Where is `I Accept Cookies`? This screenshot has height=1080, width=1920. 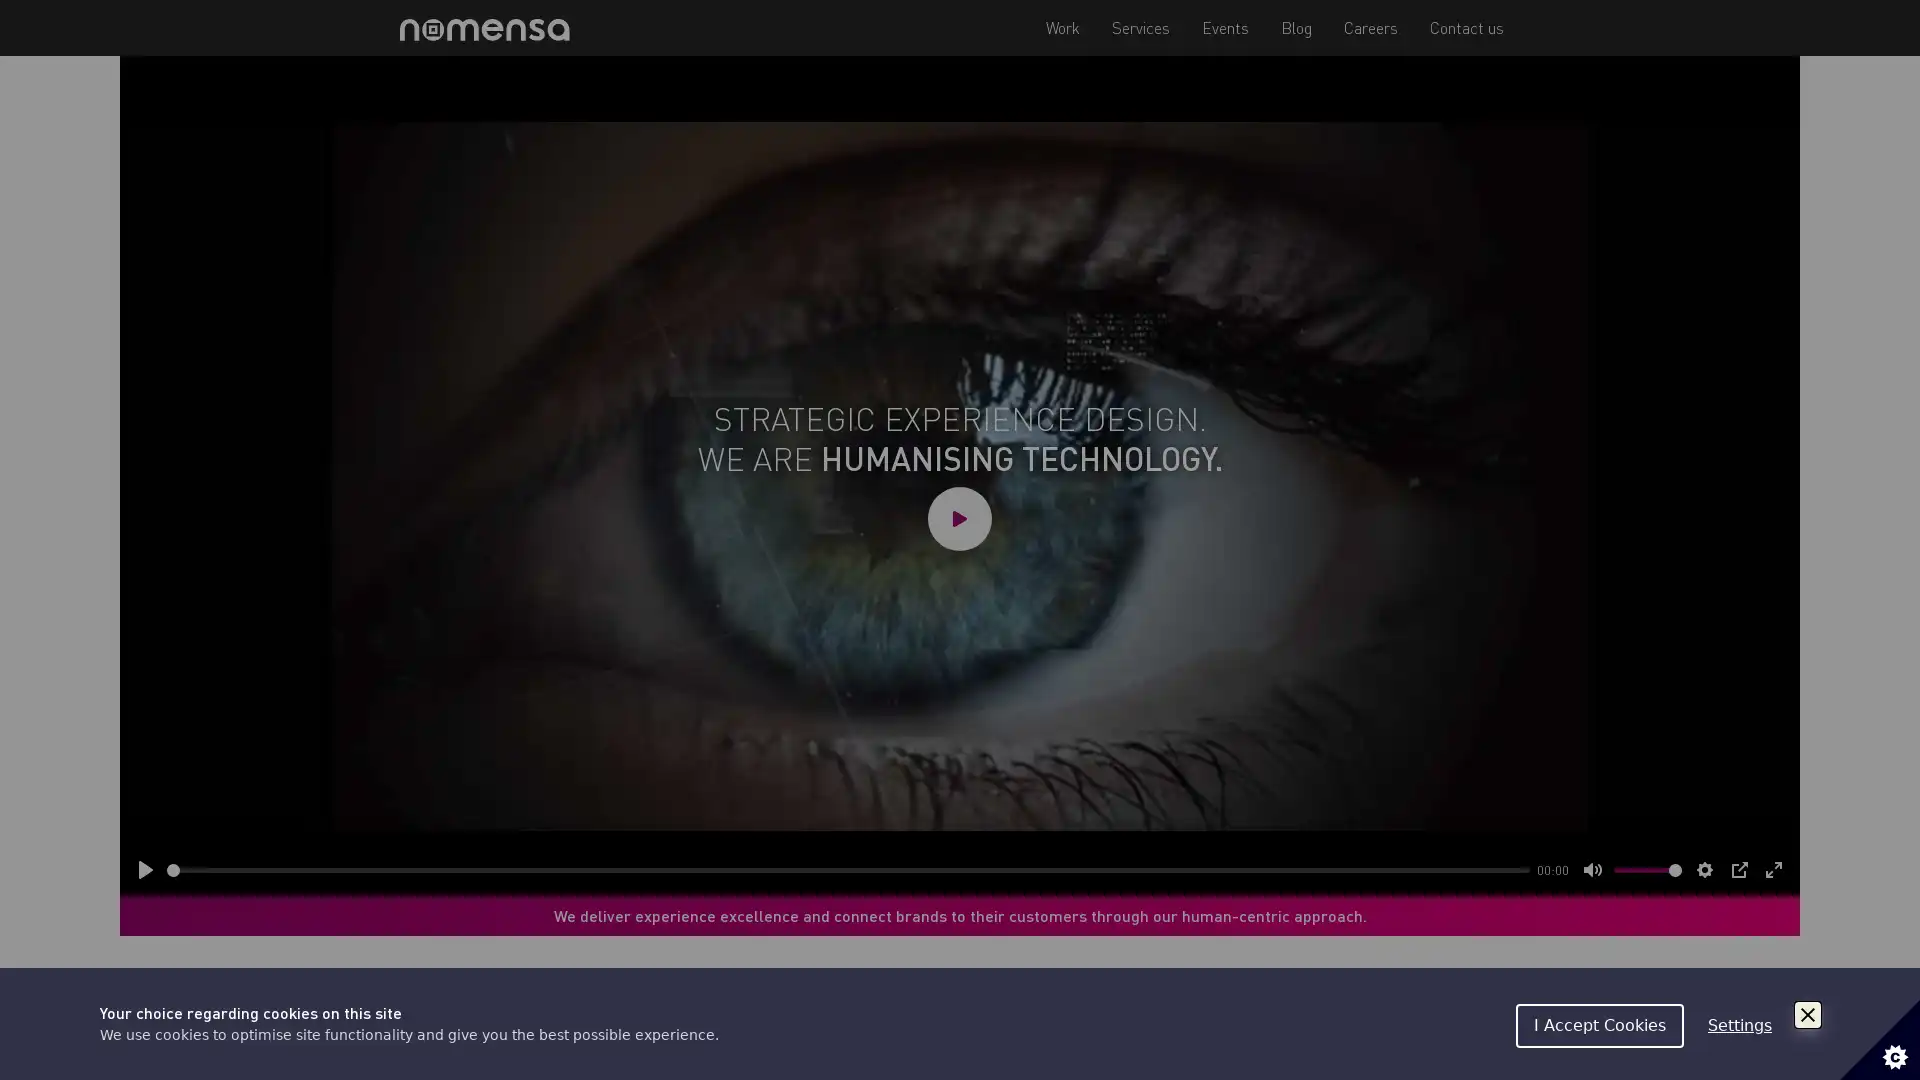 I Accept Cookies is located at coordinates (1598, 1026).